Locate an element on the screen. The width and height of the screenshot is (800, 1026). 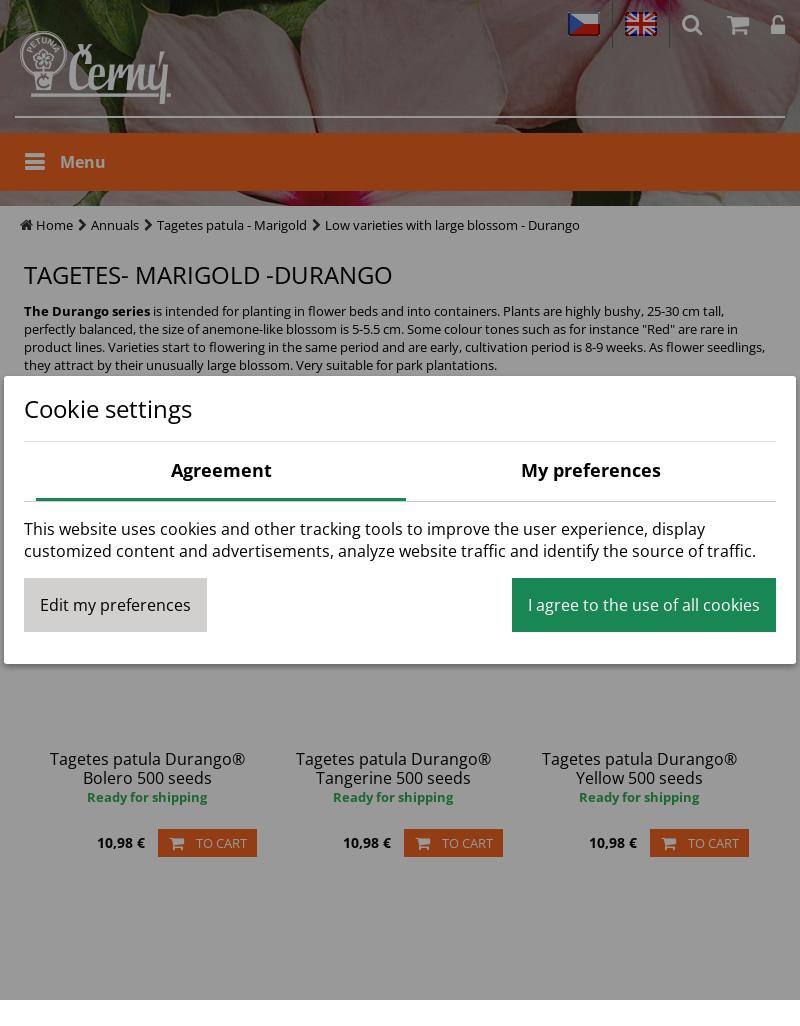
'Edit my preferences' is located at coordinates (114, 604).